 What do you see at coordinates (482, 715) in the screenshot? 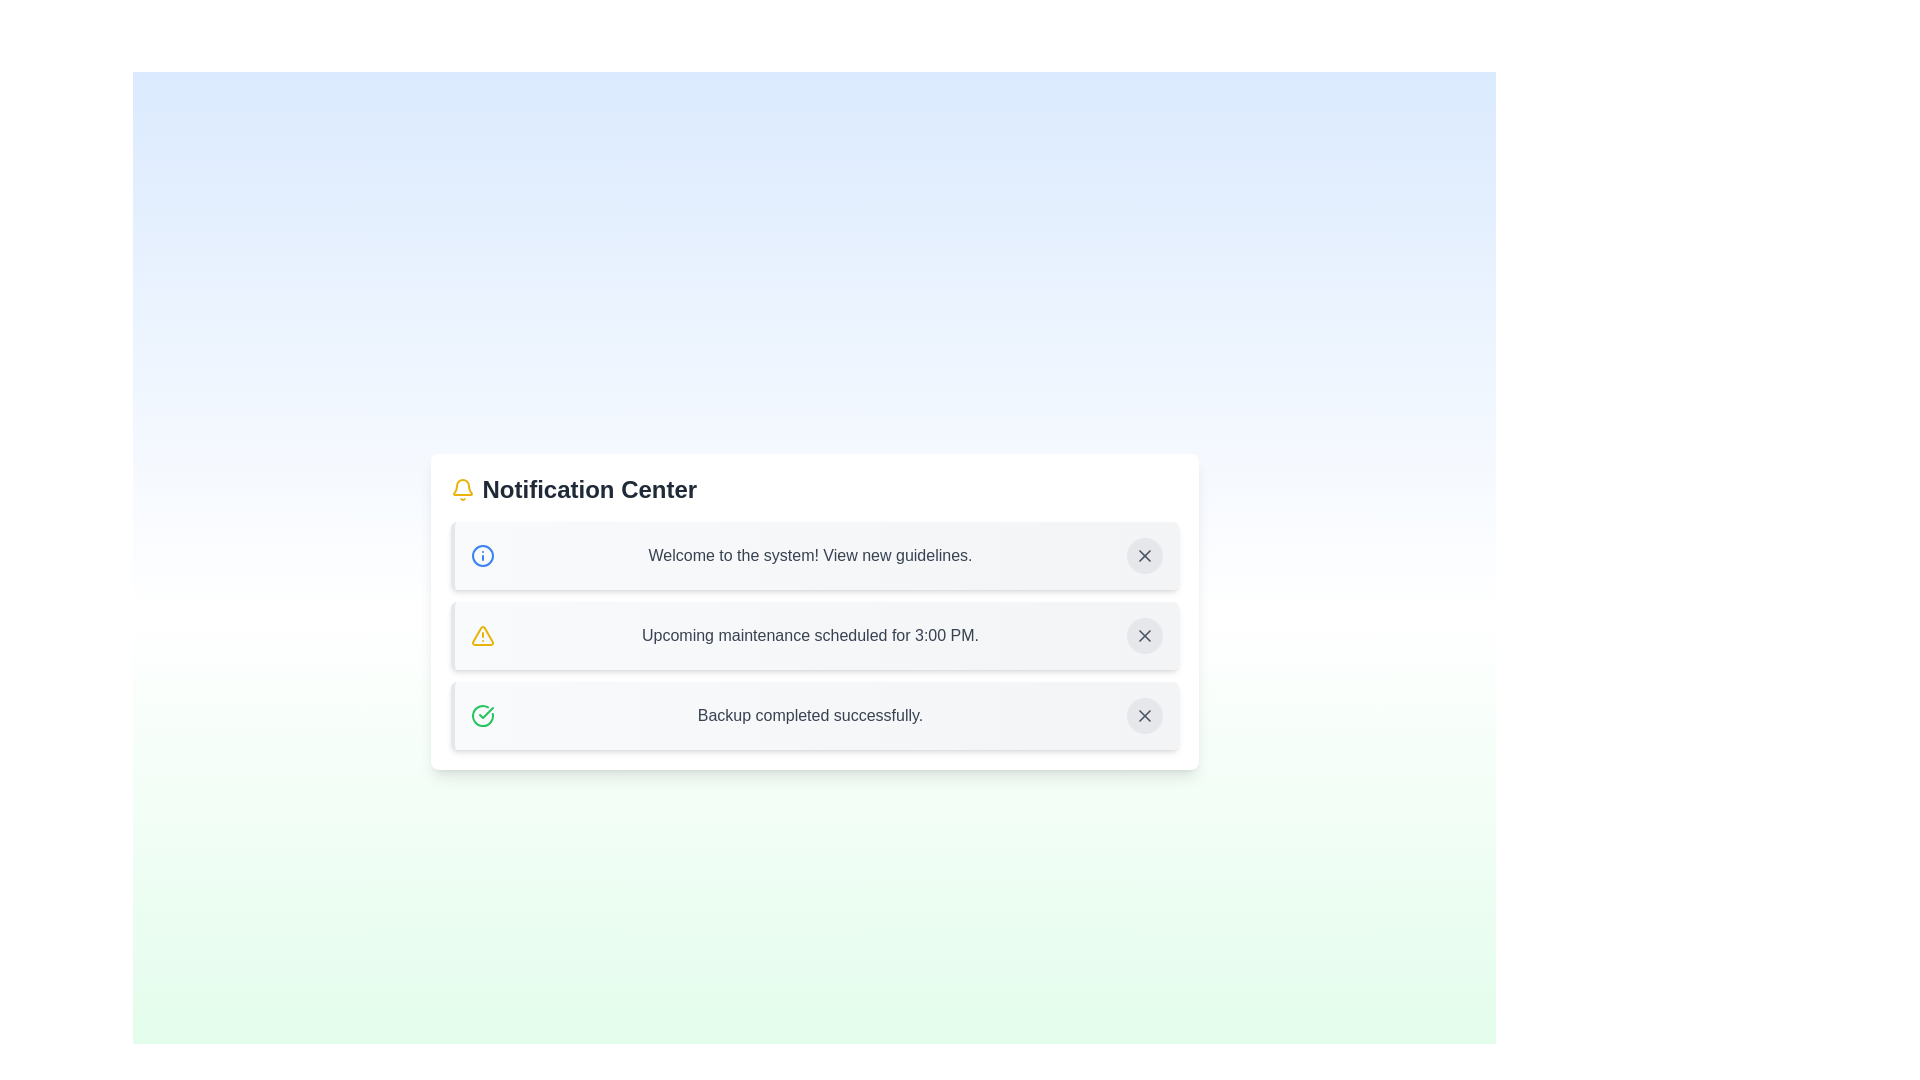
I see `the circular icon with a green outline and checkmark, indicating completion, located left of the third row in the notification panel that states 'Backup completed successfully'` at bounding box center [482, 715].